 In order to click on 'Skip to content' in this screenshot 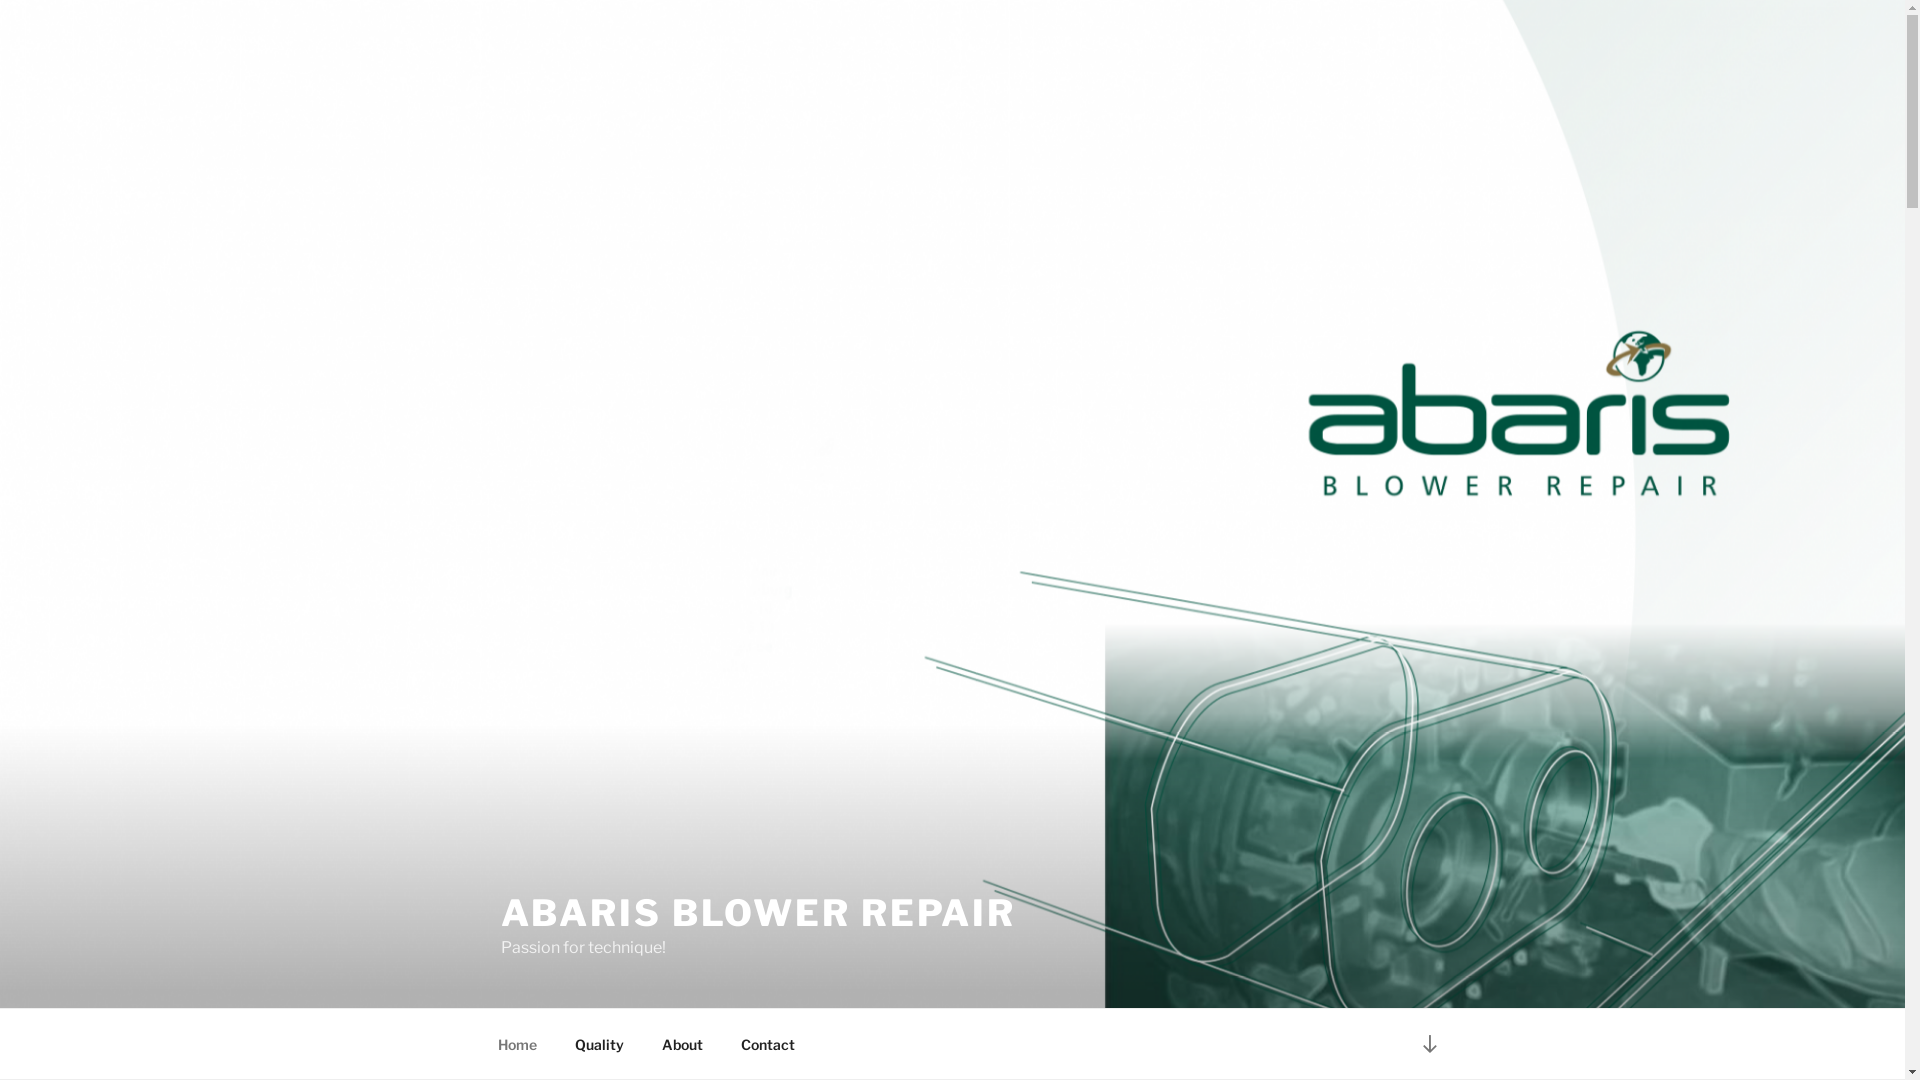, I will do `click(0, 0)`.